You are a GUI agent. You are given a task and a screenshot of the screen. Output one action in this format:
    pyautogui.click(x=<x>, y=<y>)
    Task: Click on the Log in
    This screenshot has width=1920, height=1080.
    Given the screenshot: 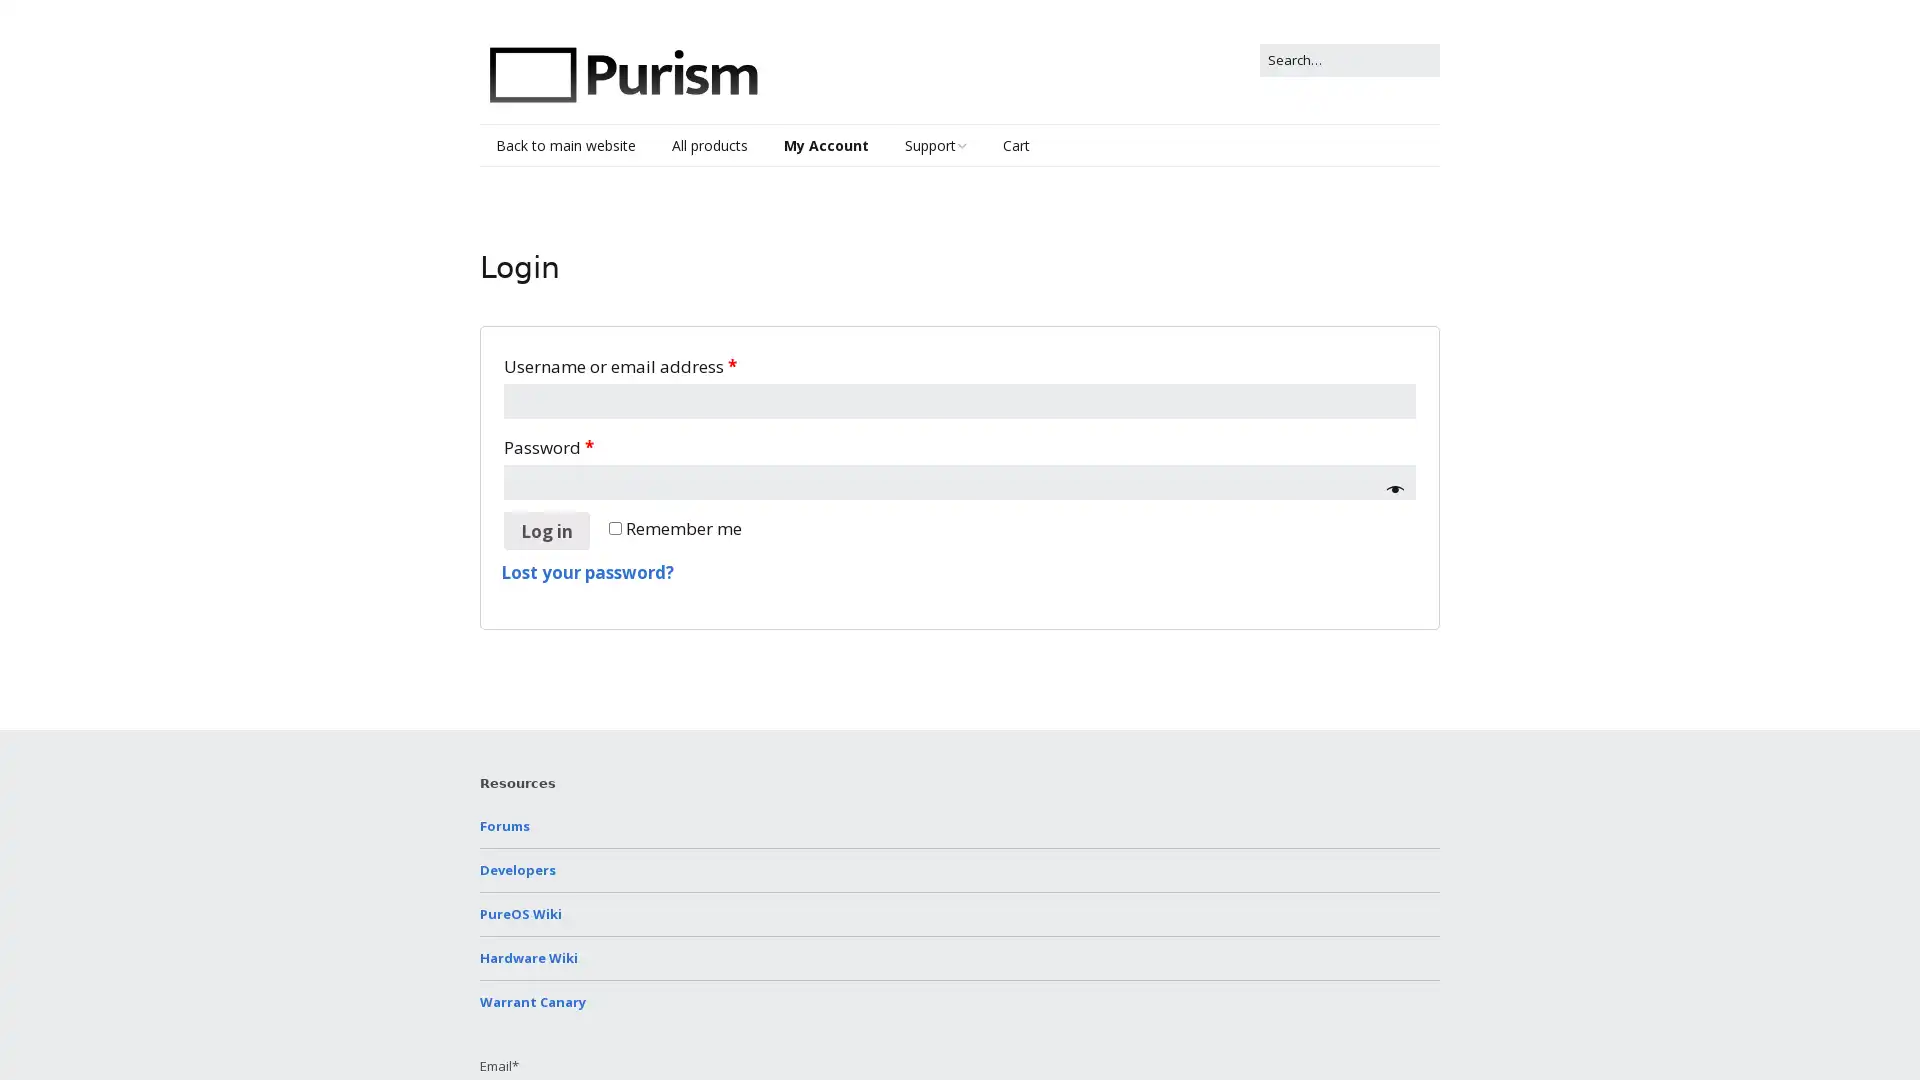 What is the action you would take?
    pyautogui.click(x=547, y=530)
    